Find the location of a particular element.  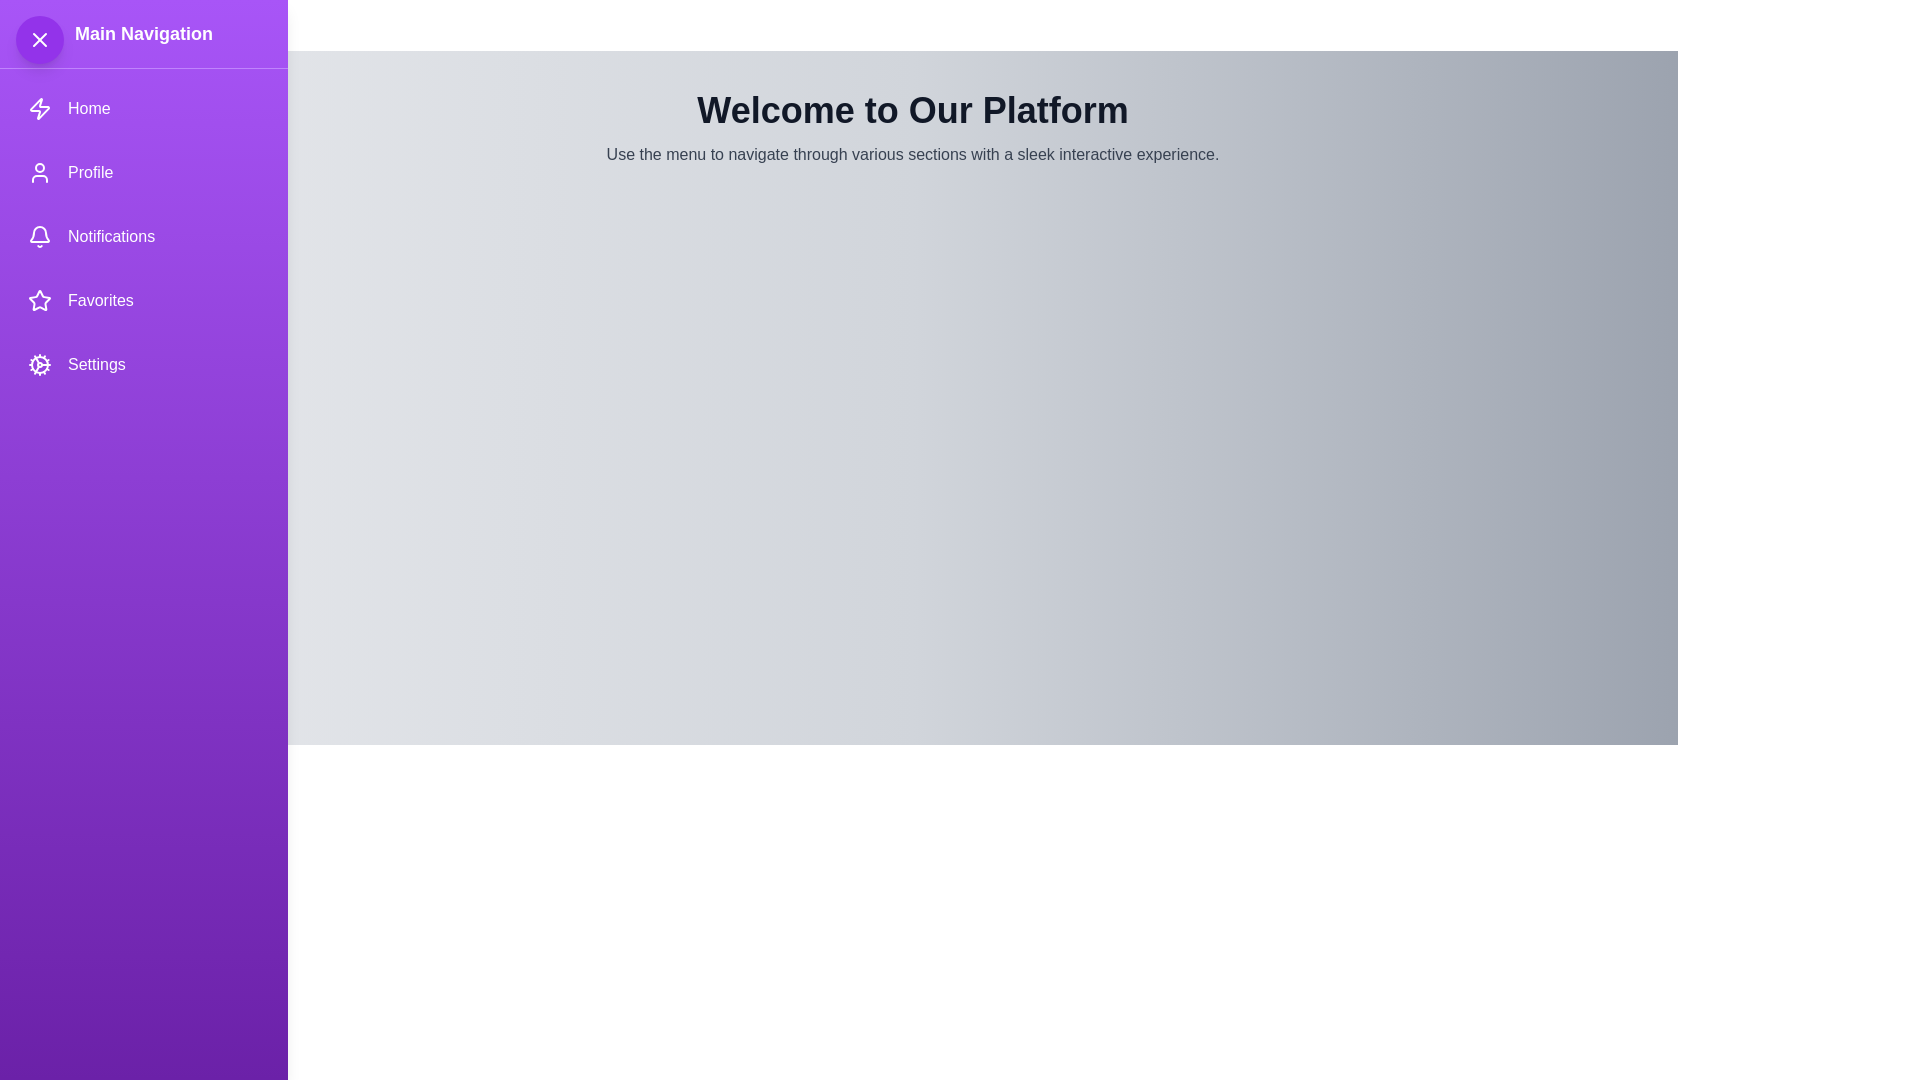

the navigation item Notifications to trigger its action is located at coordinates (143, 235).